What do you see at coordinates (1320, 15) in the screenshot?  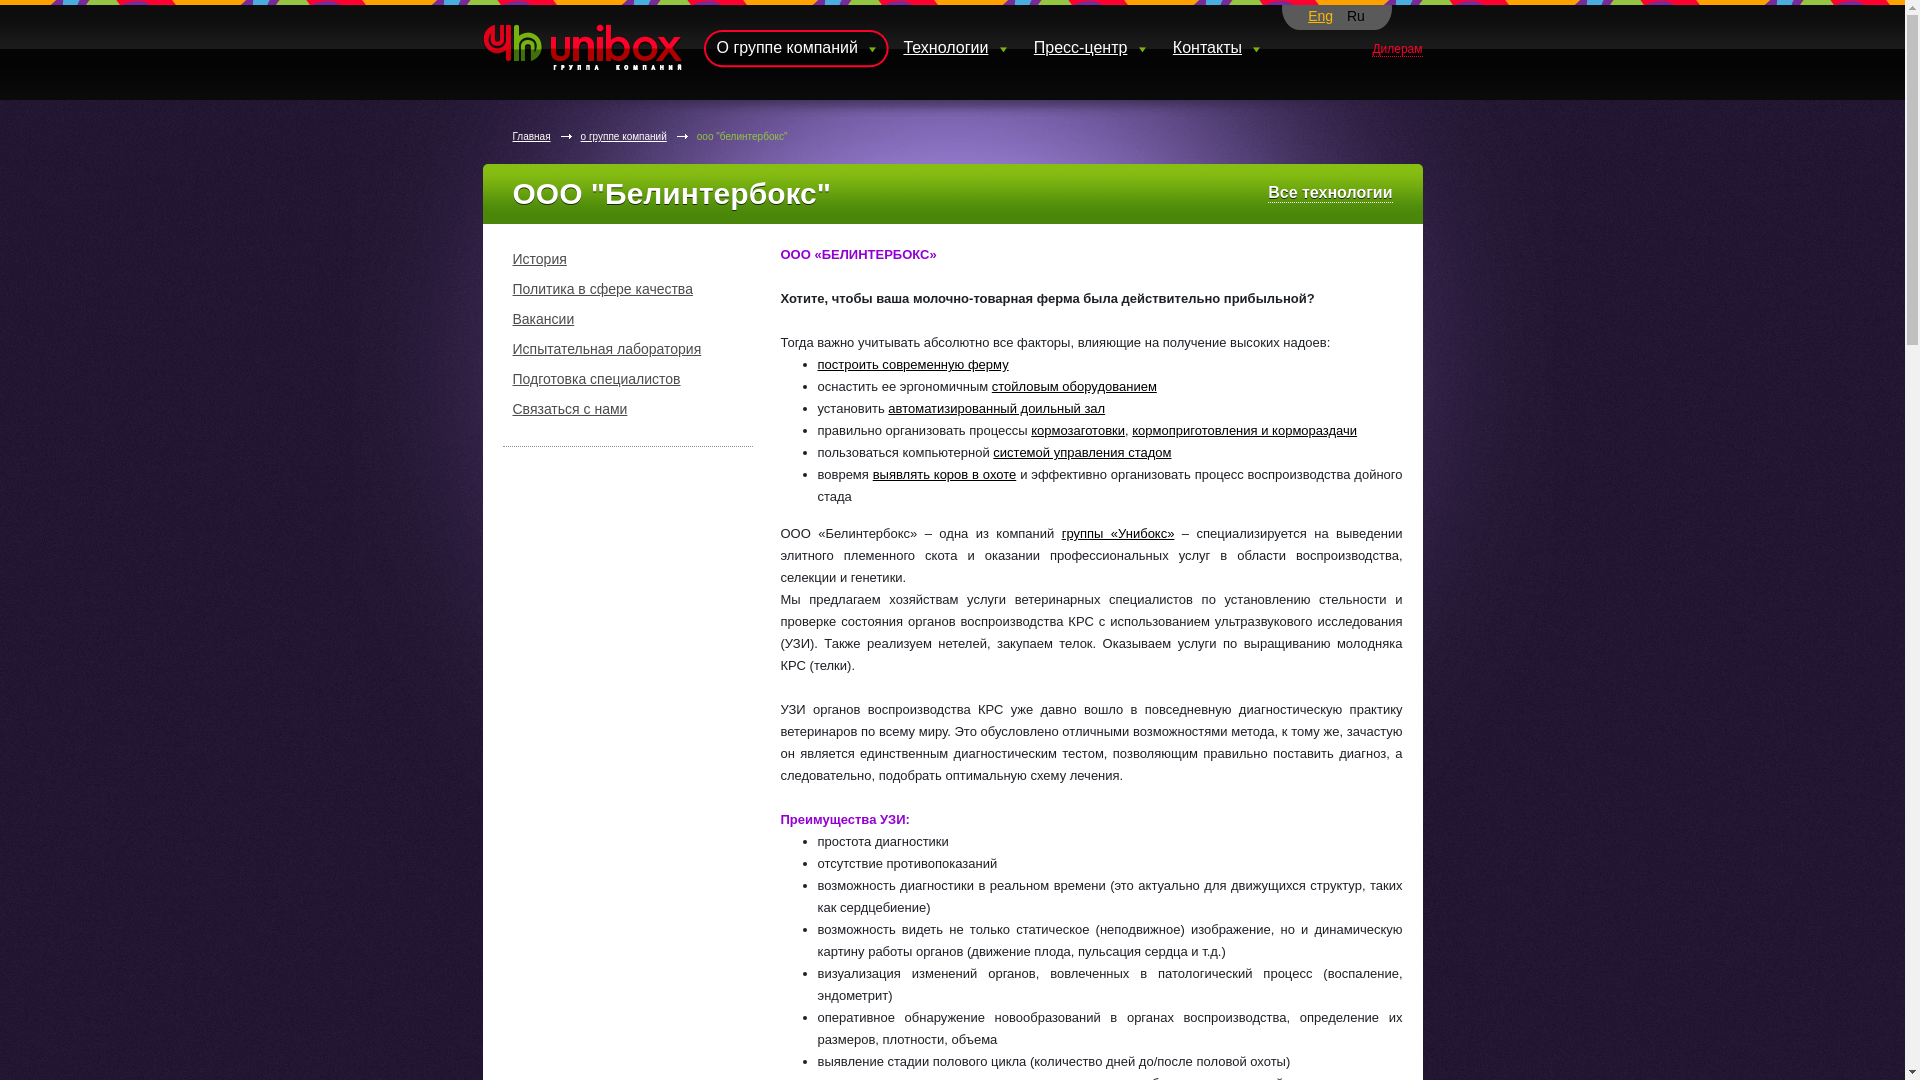 I see `'Eng'` at bounding box center [1320, 15].